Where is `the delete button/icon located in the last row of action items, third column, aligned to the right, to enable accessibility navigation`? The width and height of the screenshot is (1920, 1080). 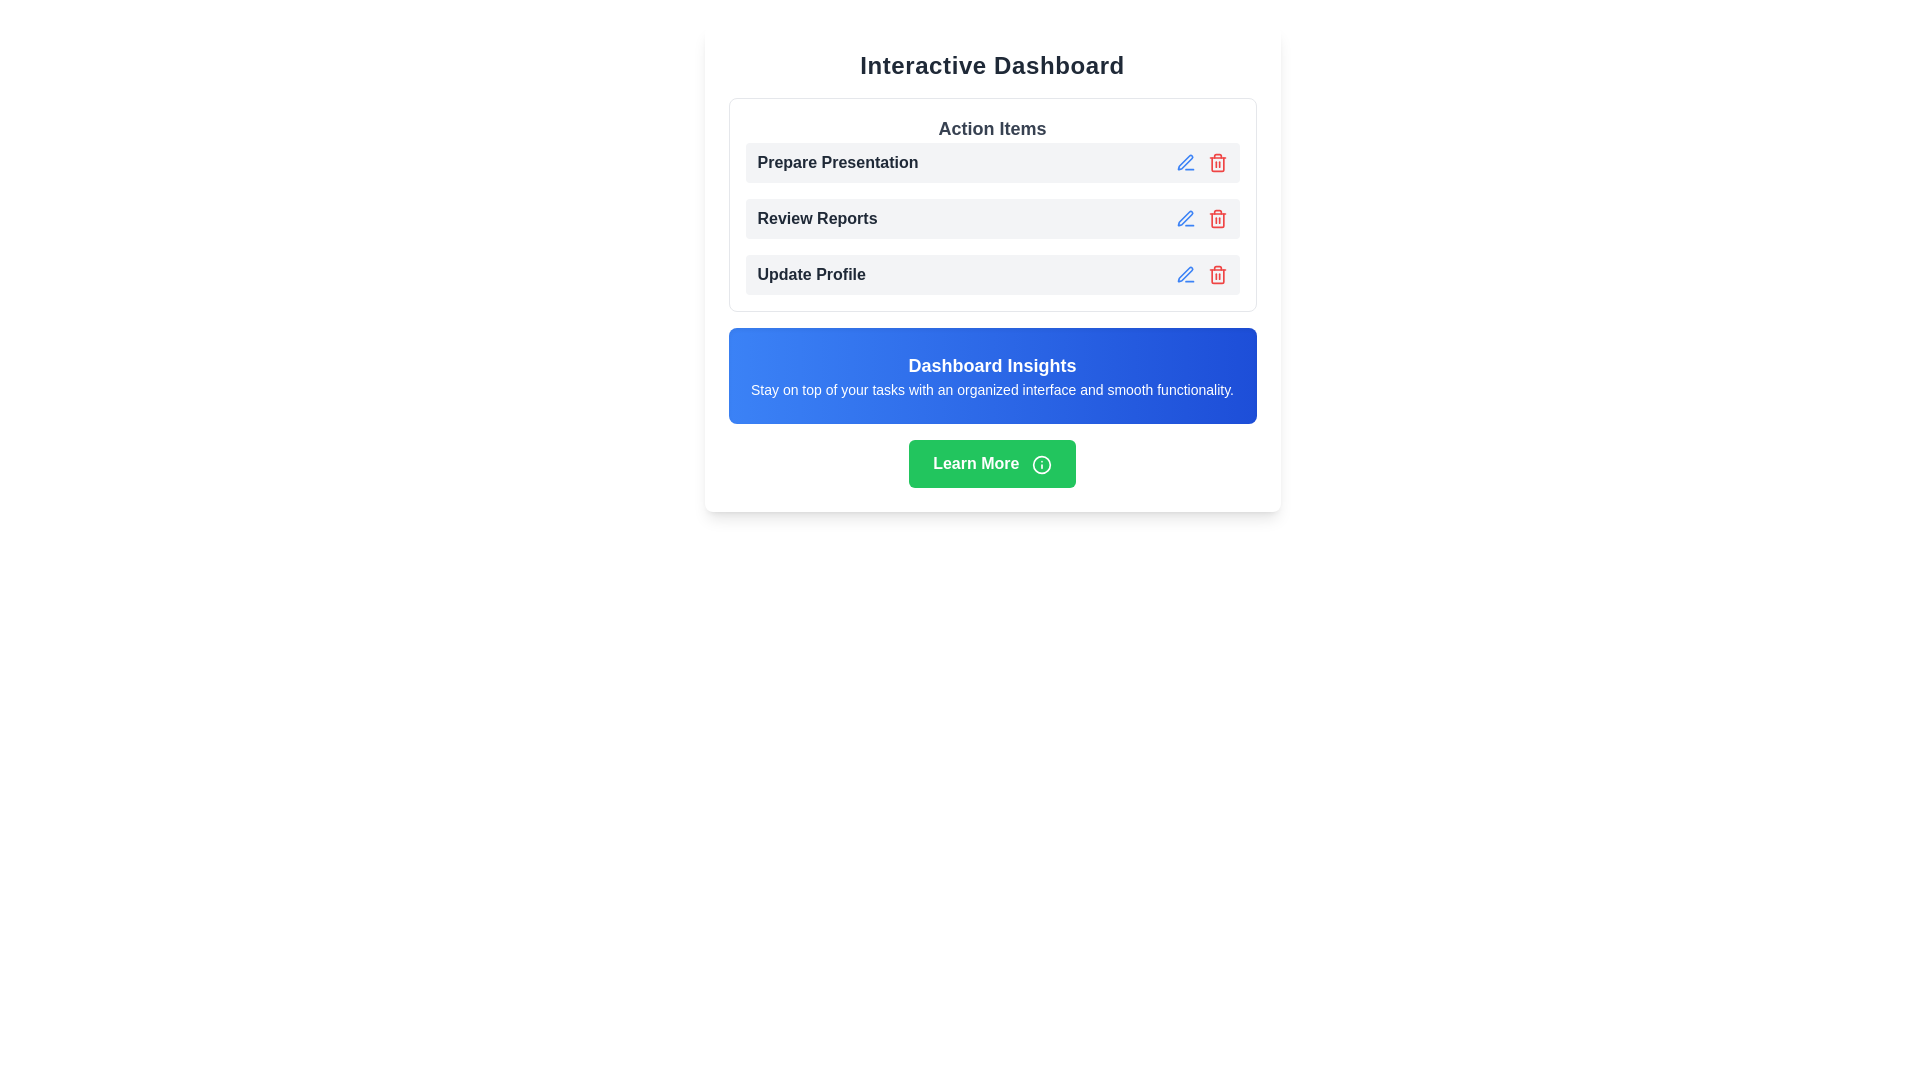
the delete button/icon located in the last row of action items, third column, aligned to the right, to enable accessibility navigation is located at coordinates (1216, 274).